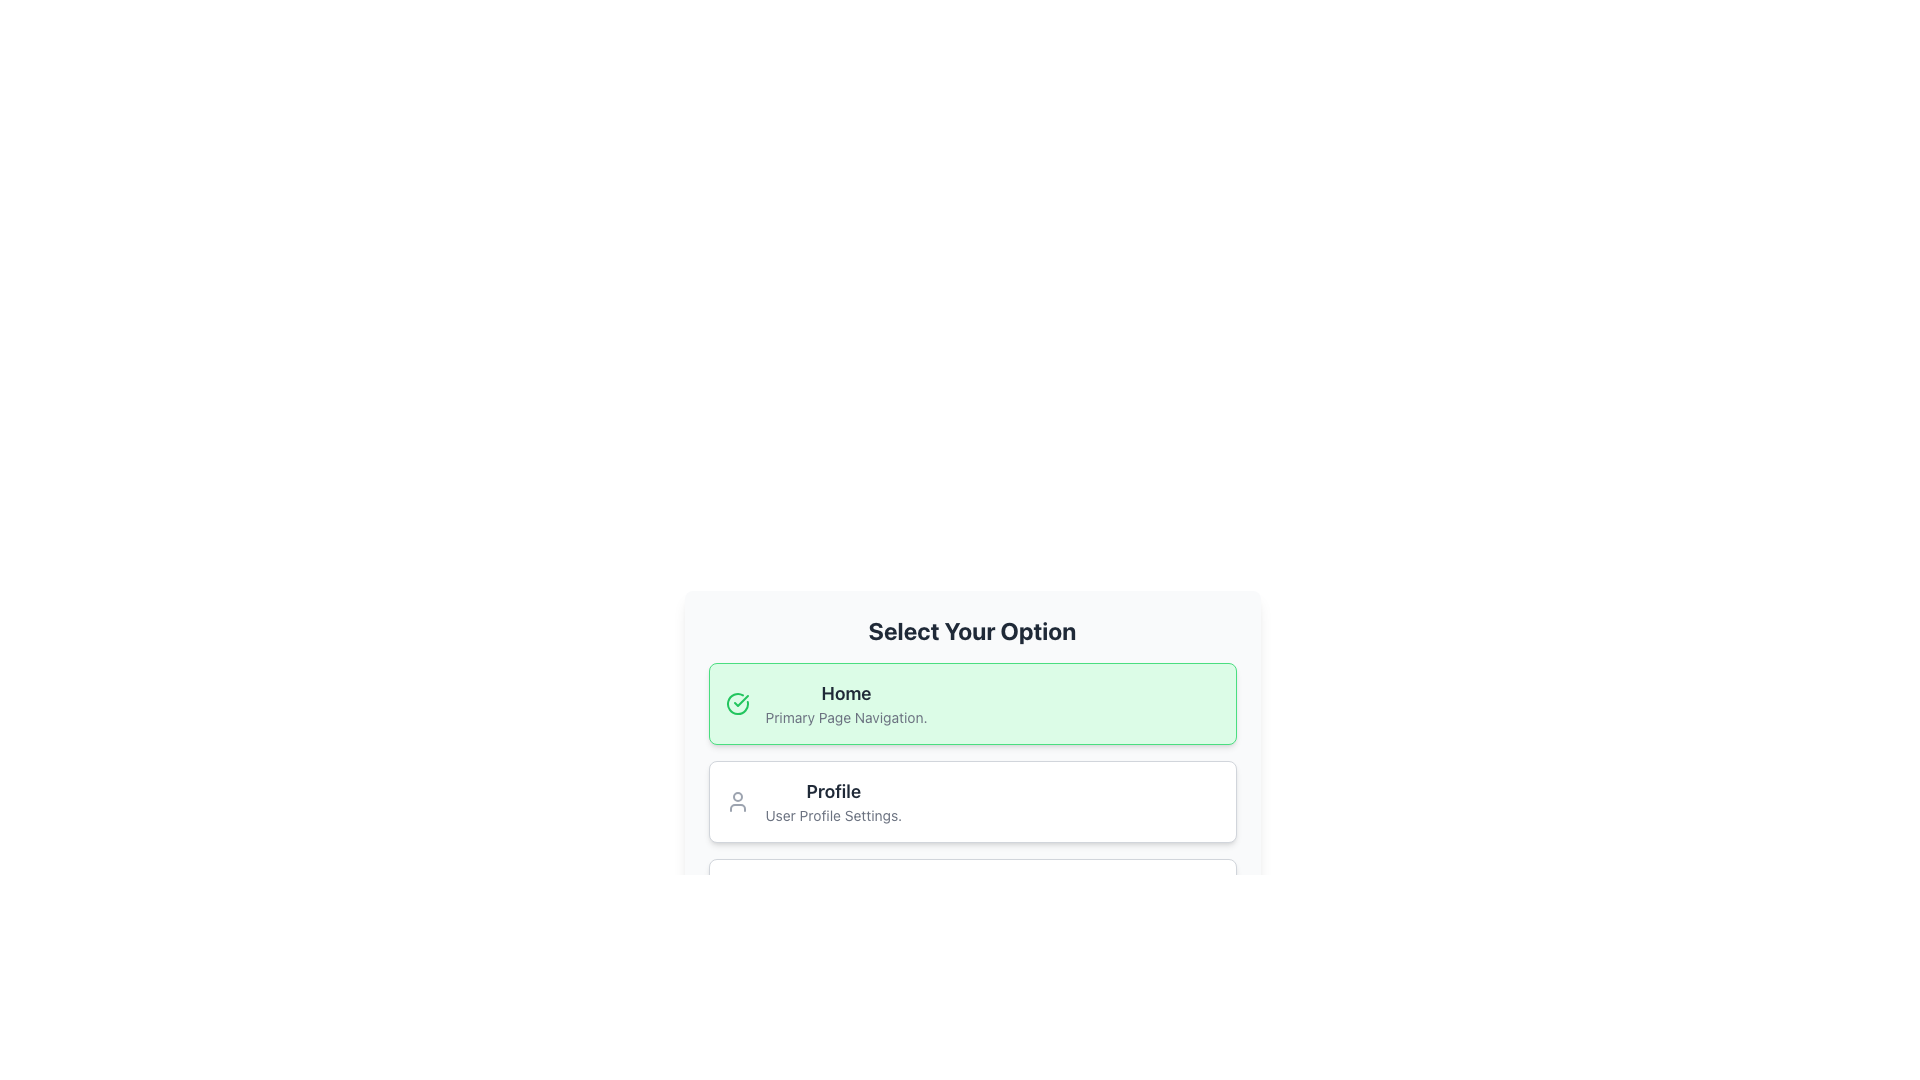 The width and height of the screenshot is (1920, 1080). What do you see at coordinates (846, 703) in the screenshot?
I see `the navigational button text block within the first green-highlighted card under the 'Select Your Option' header` at bounding box center [846, 703].